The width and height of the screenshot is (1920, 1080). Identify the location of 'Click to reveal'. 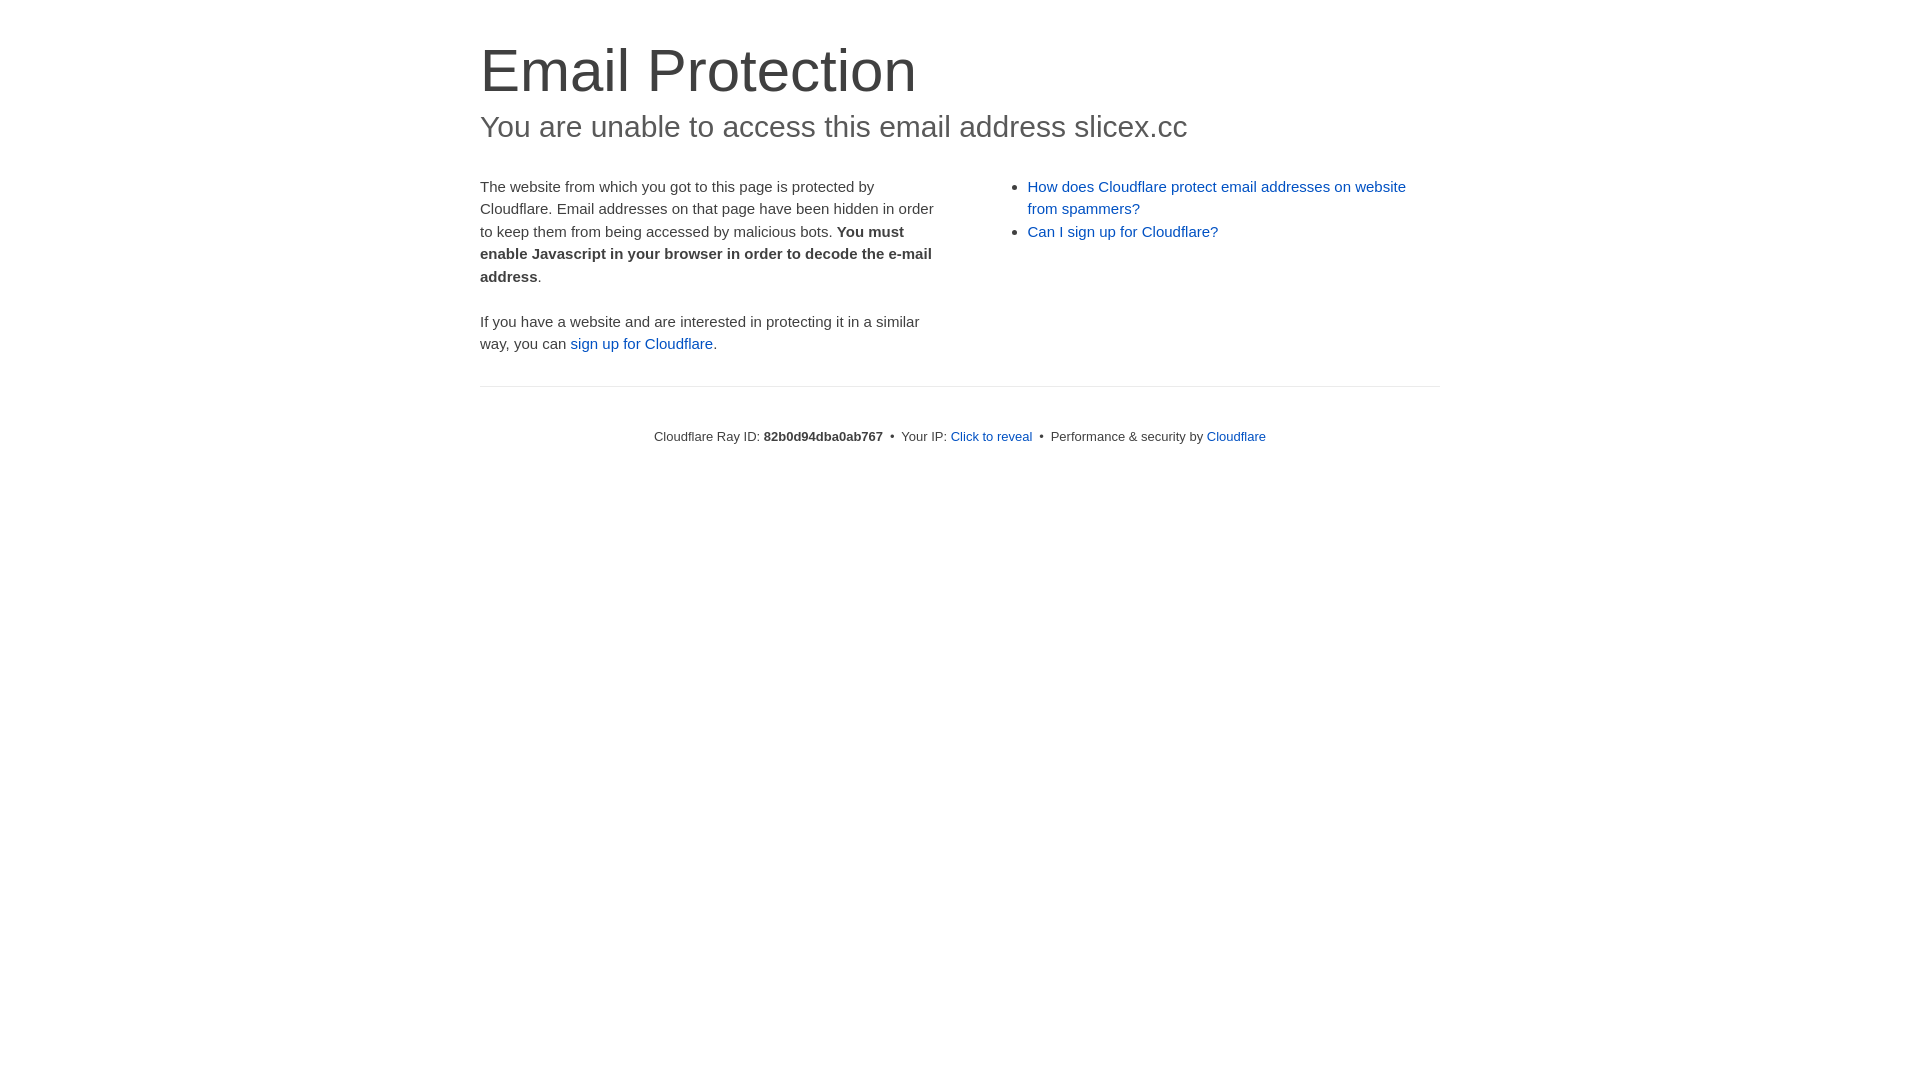
(992, 435).